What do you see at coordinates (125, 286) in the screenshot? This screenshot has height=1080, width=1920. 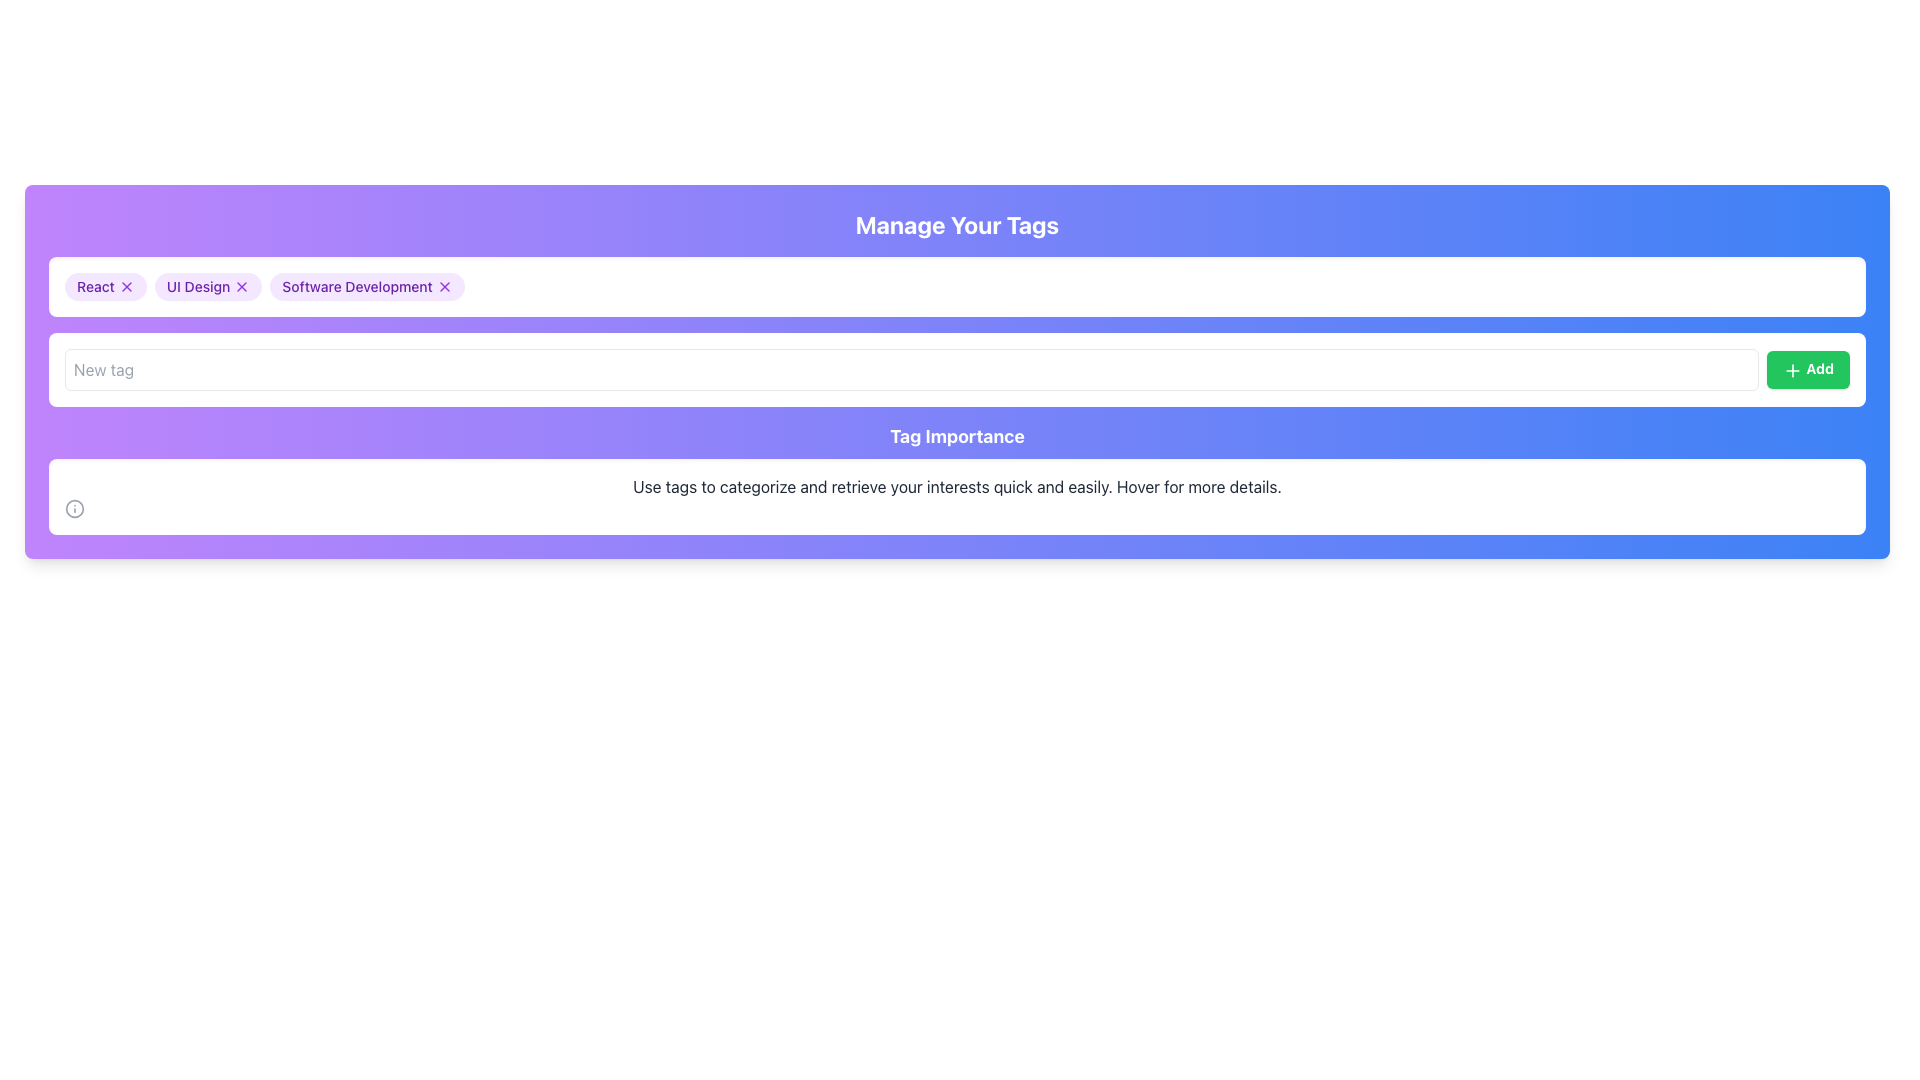 I see `the small interactive close button located to the far right of the 'React' tag` at bounding box center [125, 286].